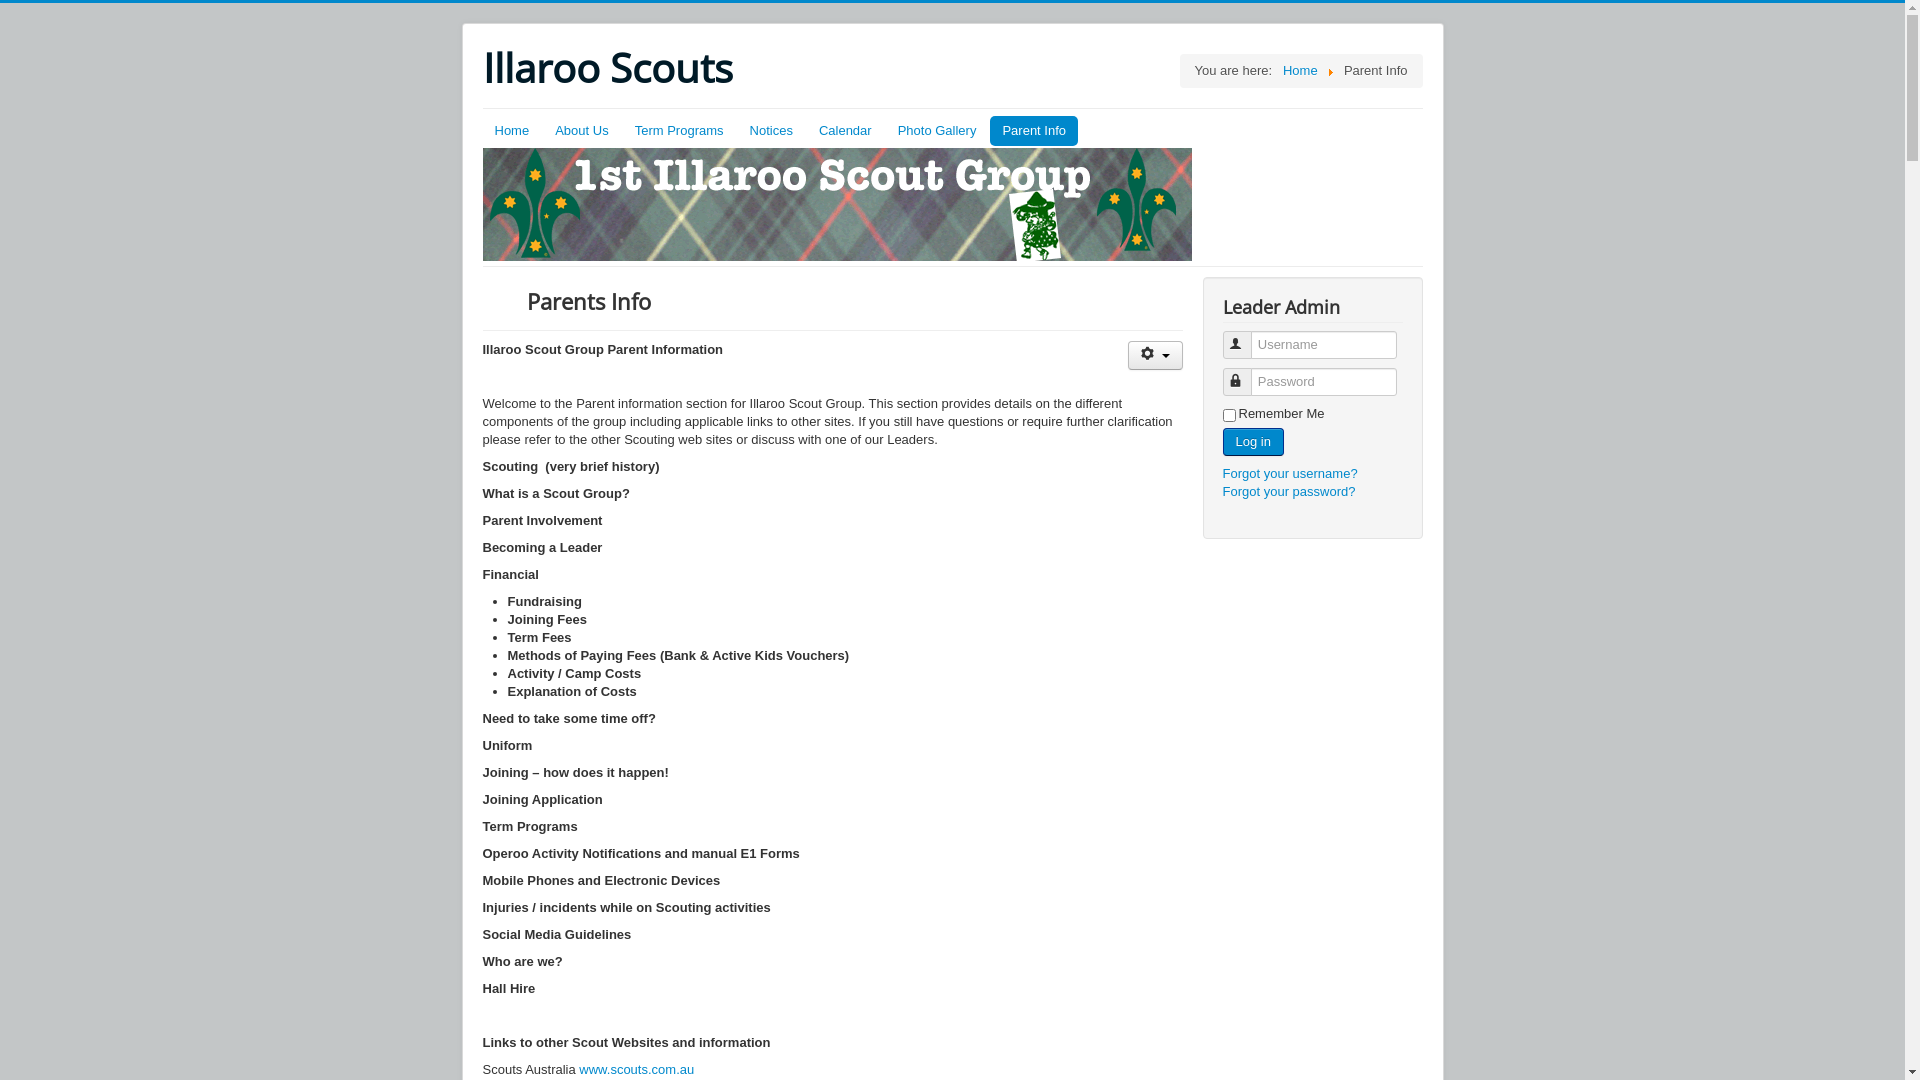 The image size is (1920, 1080). What do you see at coordinates (635, 1068) in the screenshot?
I see `'www.scouts.com.au'` at bounding box center [635, 1068].